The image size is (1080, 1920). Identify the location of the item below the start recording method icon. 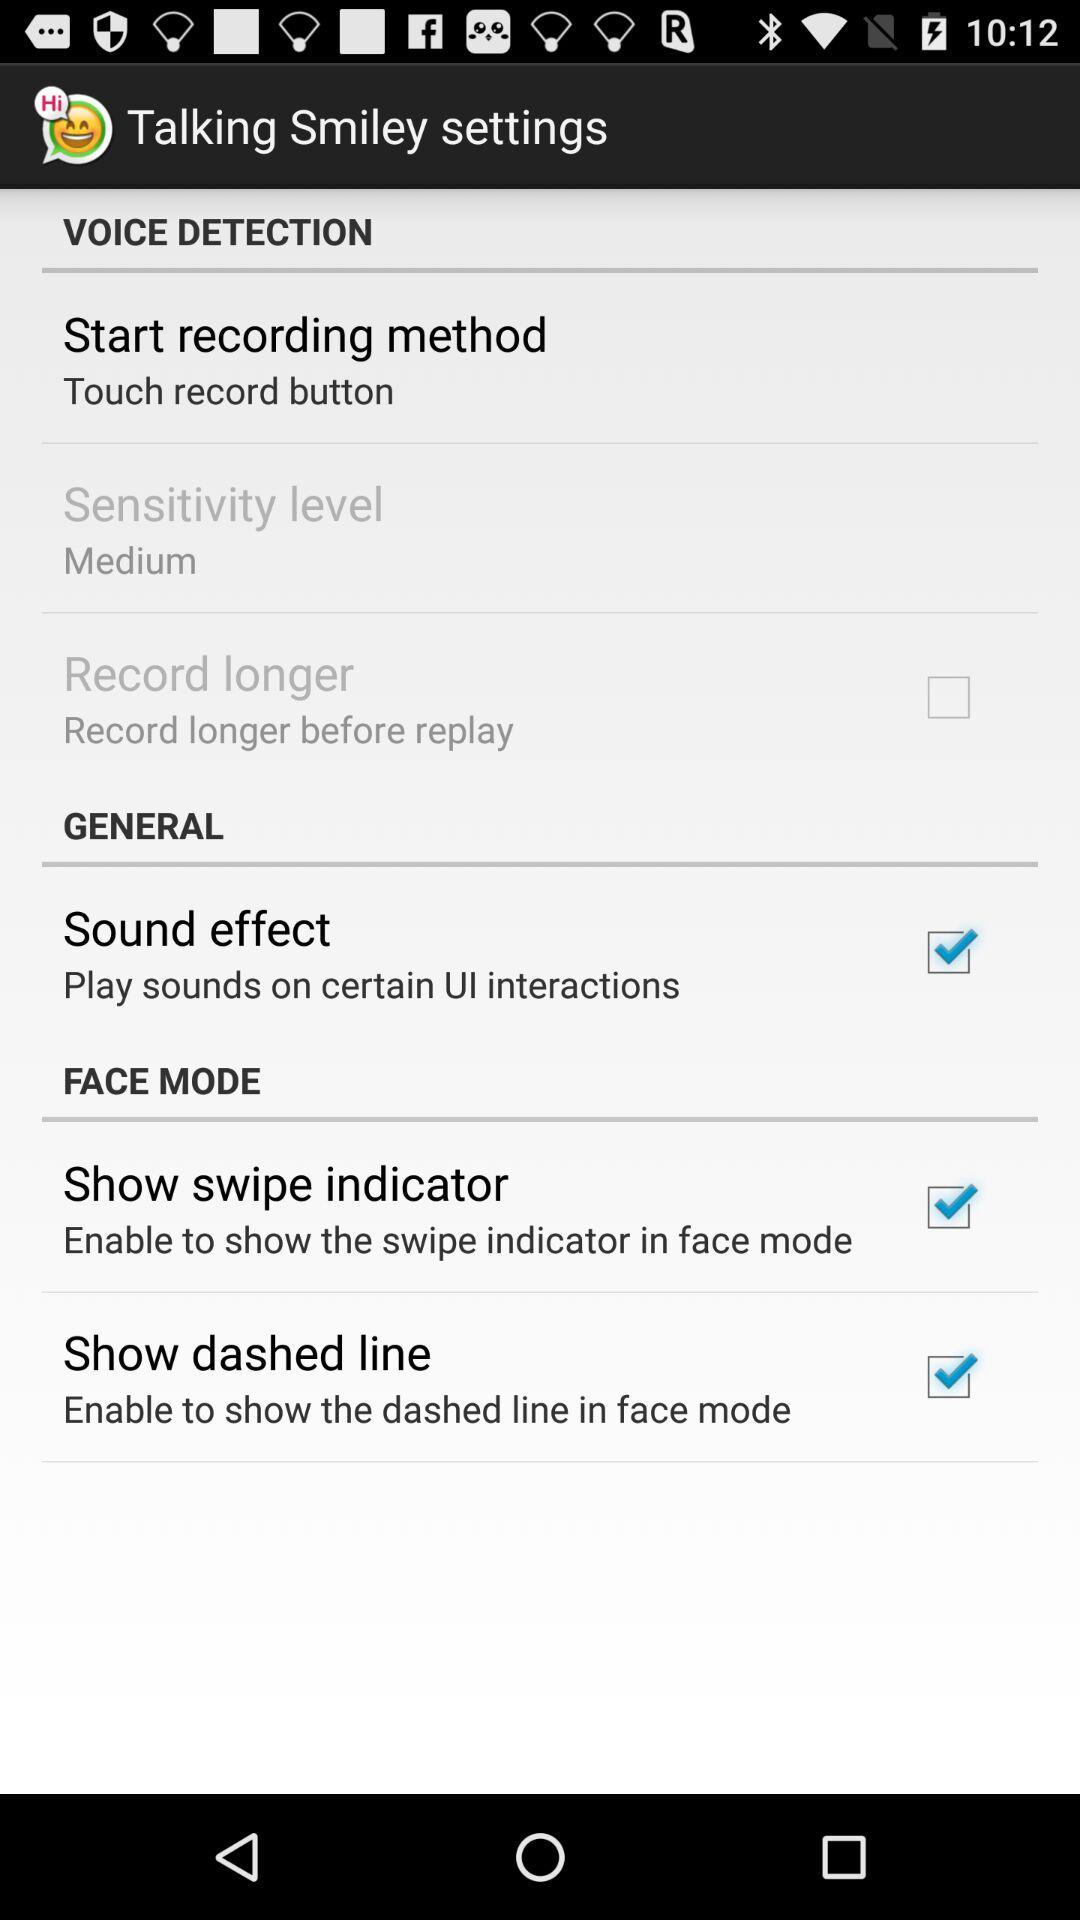
(227, 389).